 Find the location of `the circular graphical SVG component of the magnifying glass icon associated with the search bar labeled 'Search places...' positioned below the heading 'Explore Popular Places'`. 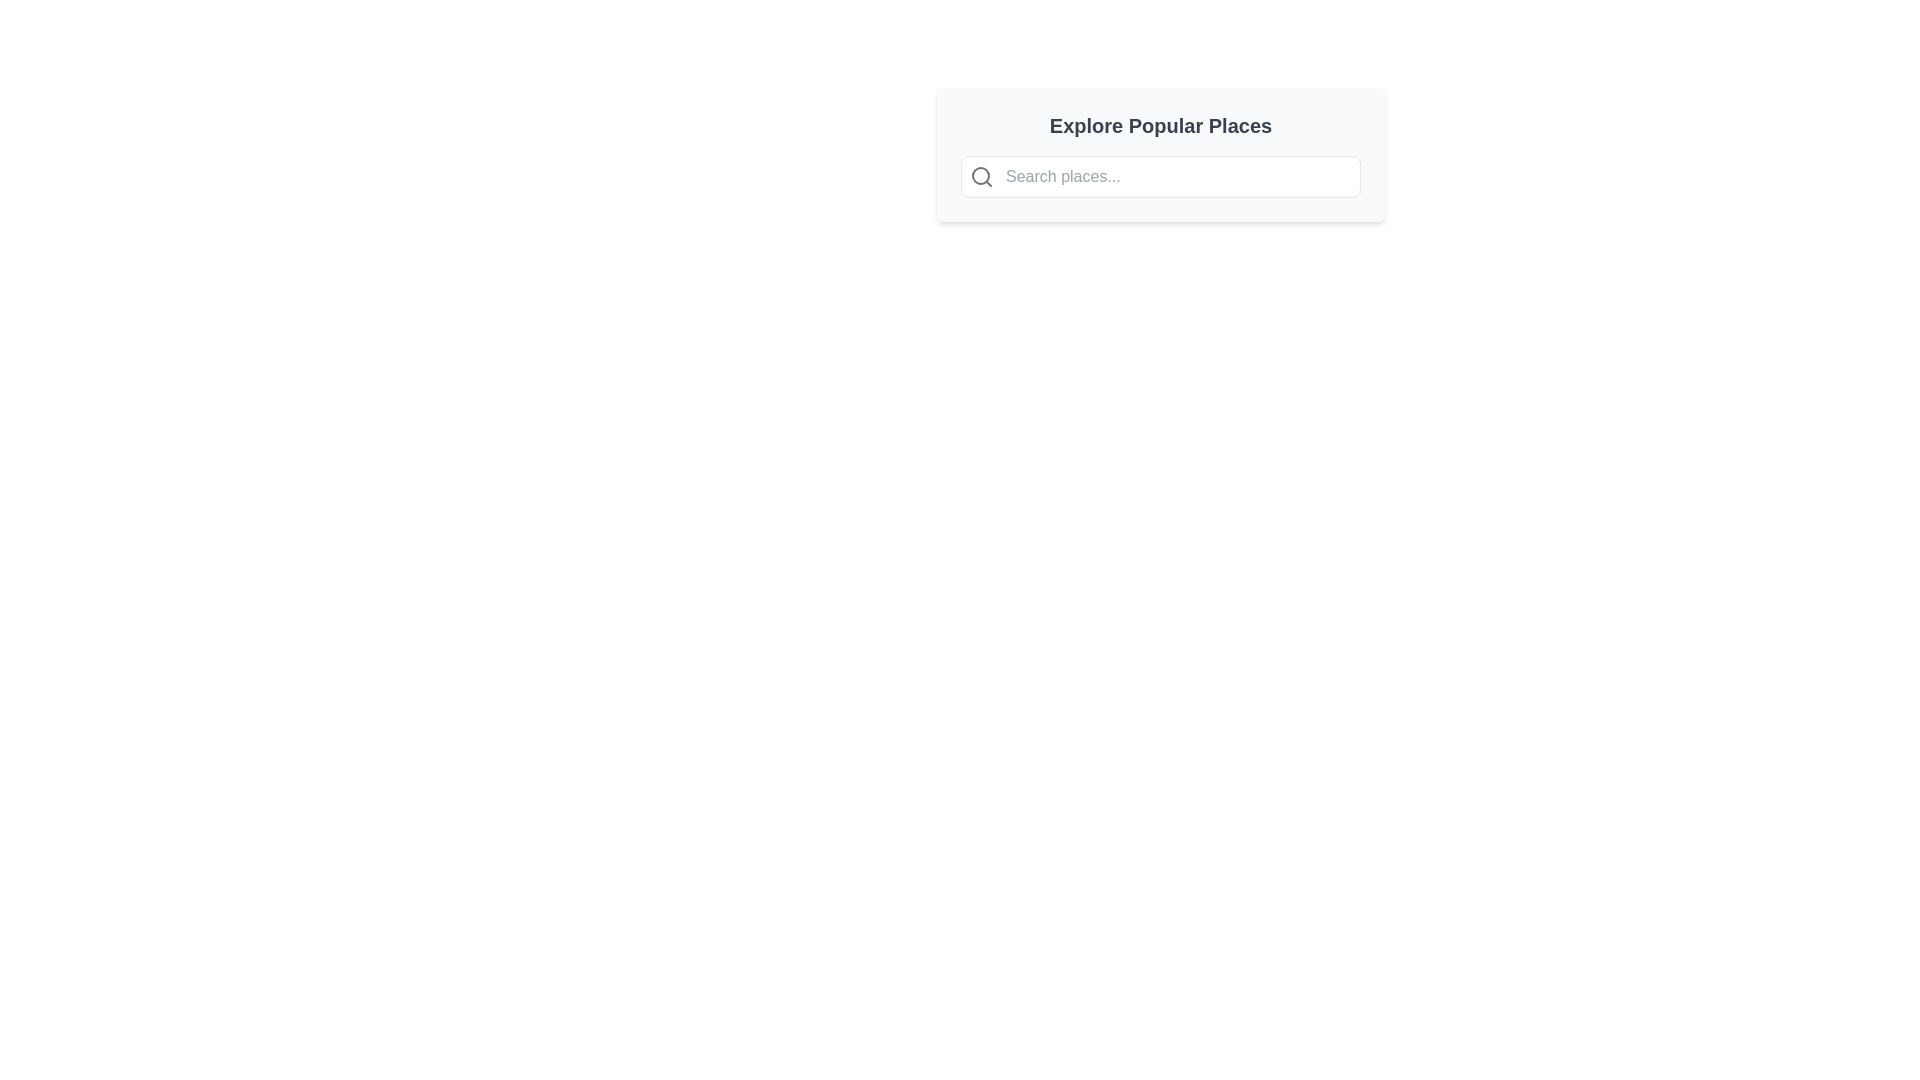

the circular graphical SVG component of the magnifying glass icon associated with the search bar labeled 'Search places...' positioned below the heading 'Explore Popular Places' is located at coordinates (980, 175).